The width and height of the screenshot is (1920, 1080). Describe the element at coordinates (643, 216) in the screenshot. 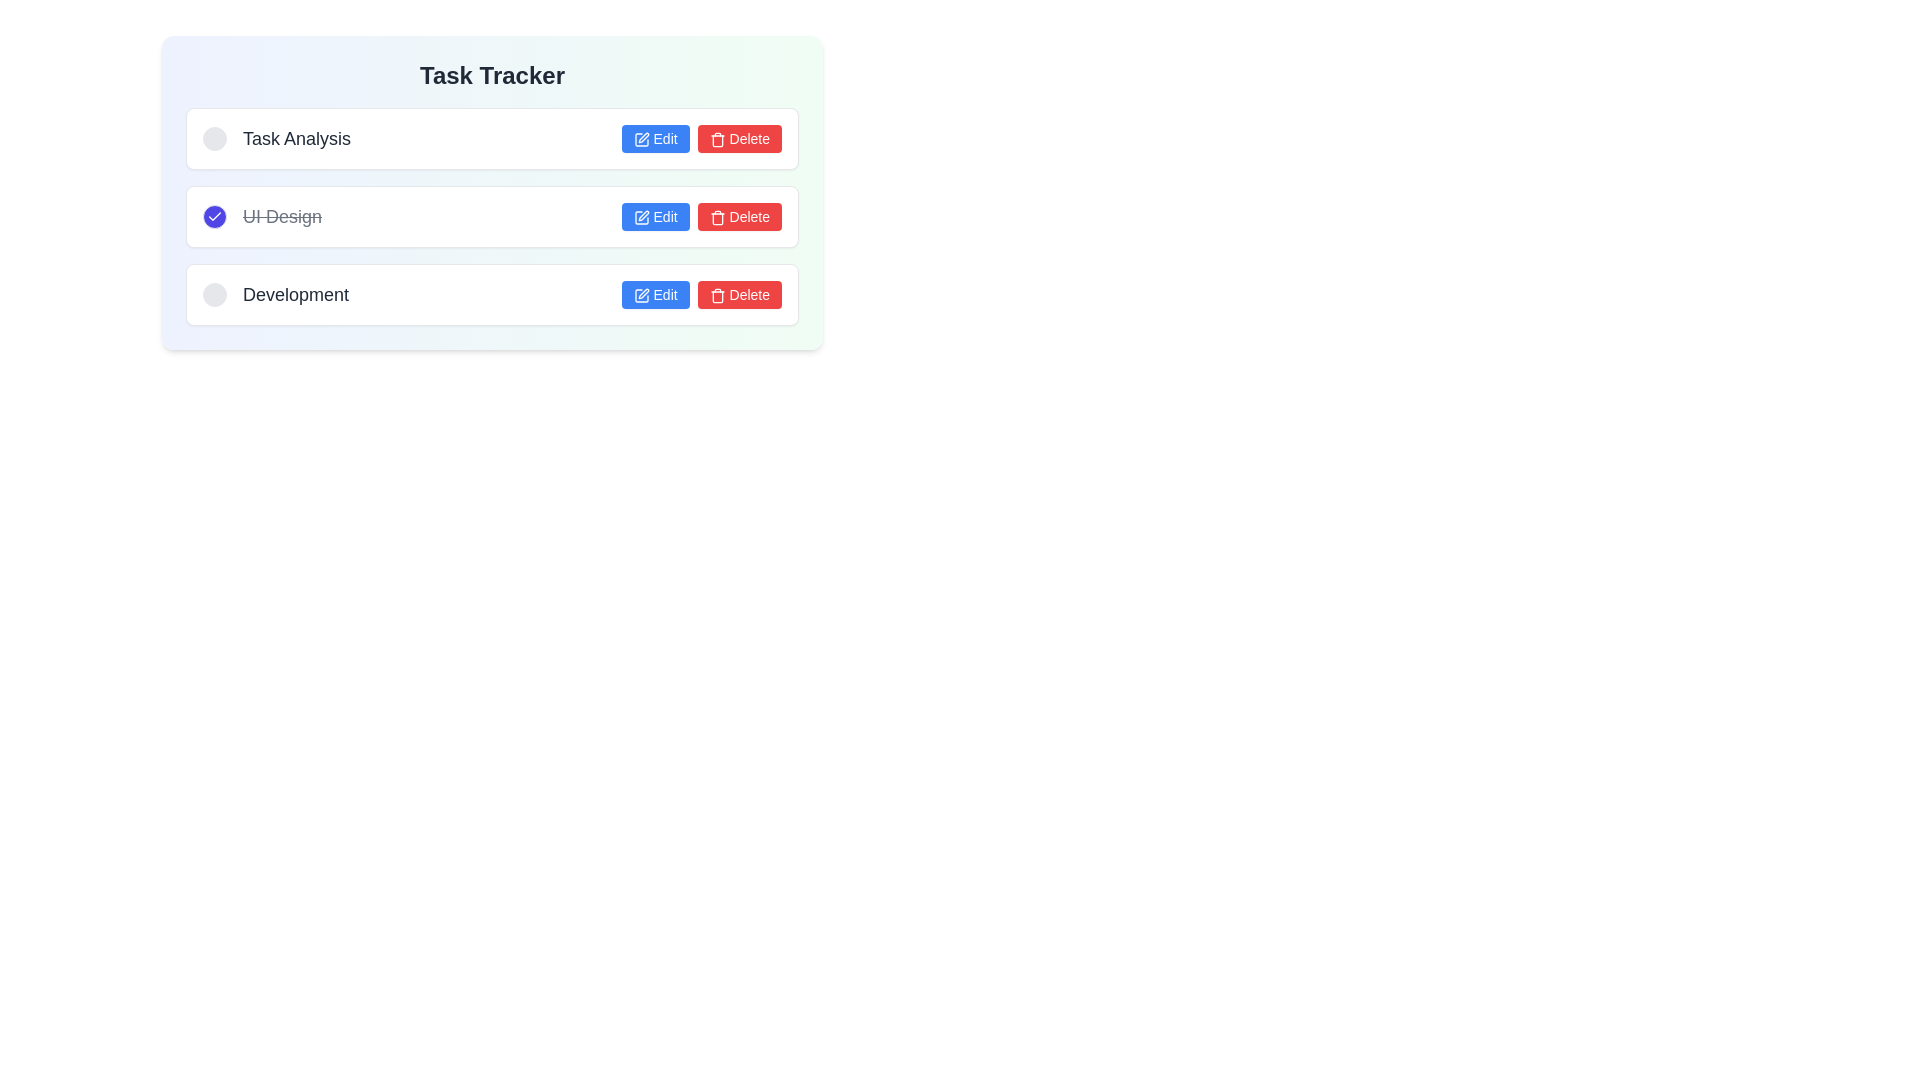

I see `the editing icon button located in the third row of the task list, adjacent to the red delete button` at that location.